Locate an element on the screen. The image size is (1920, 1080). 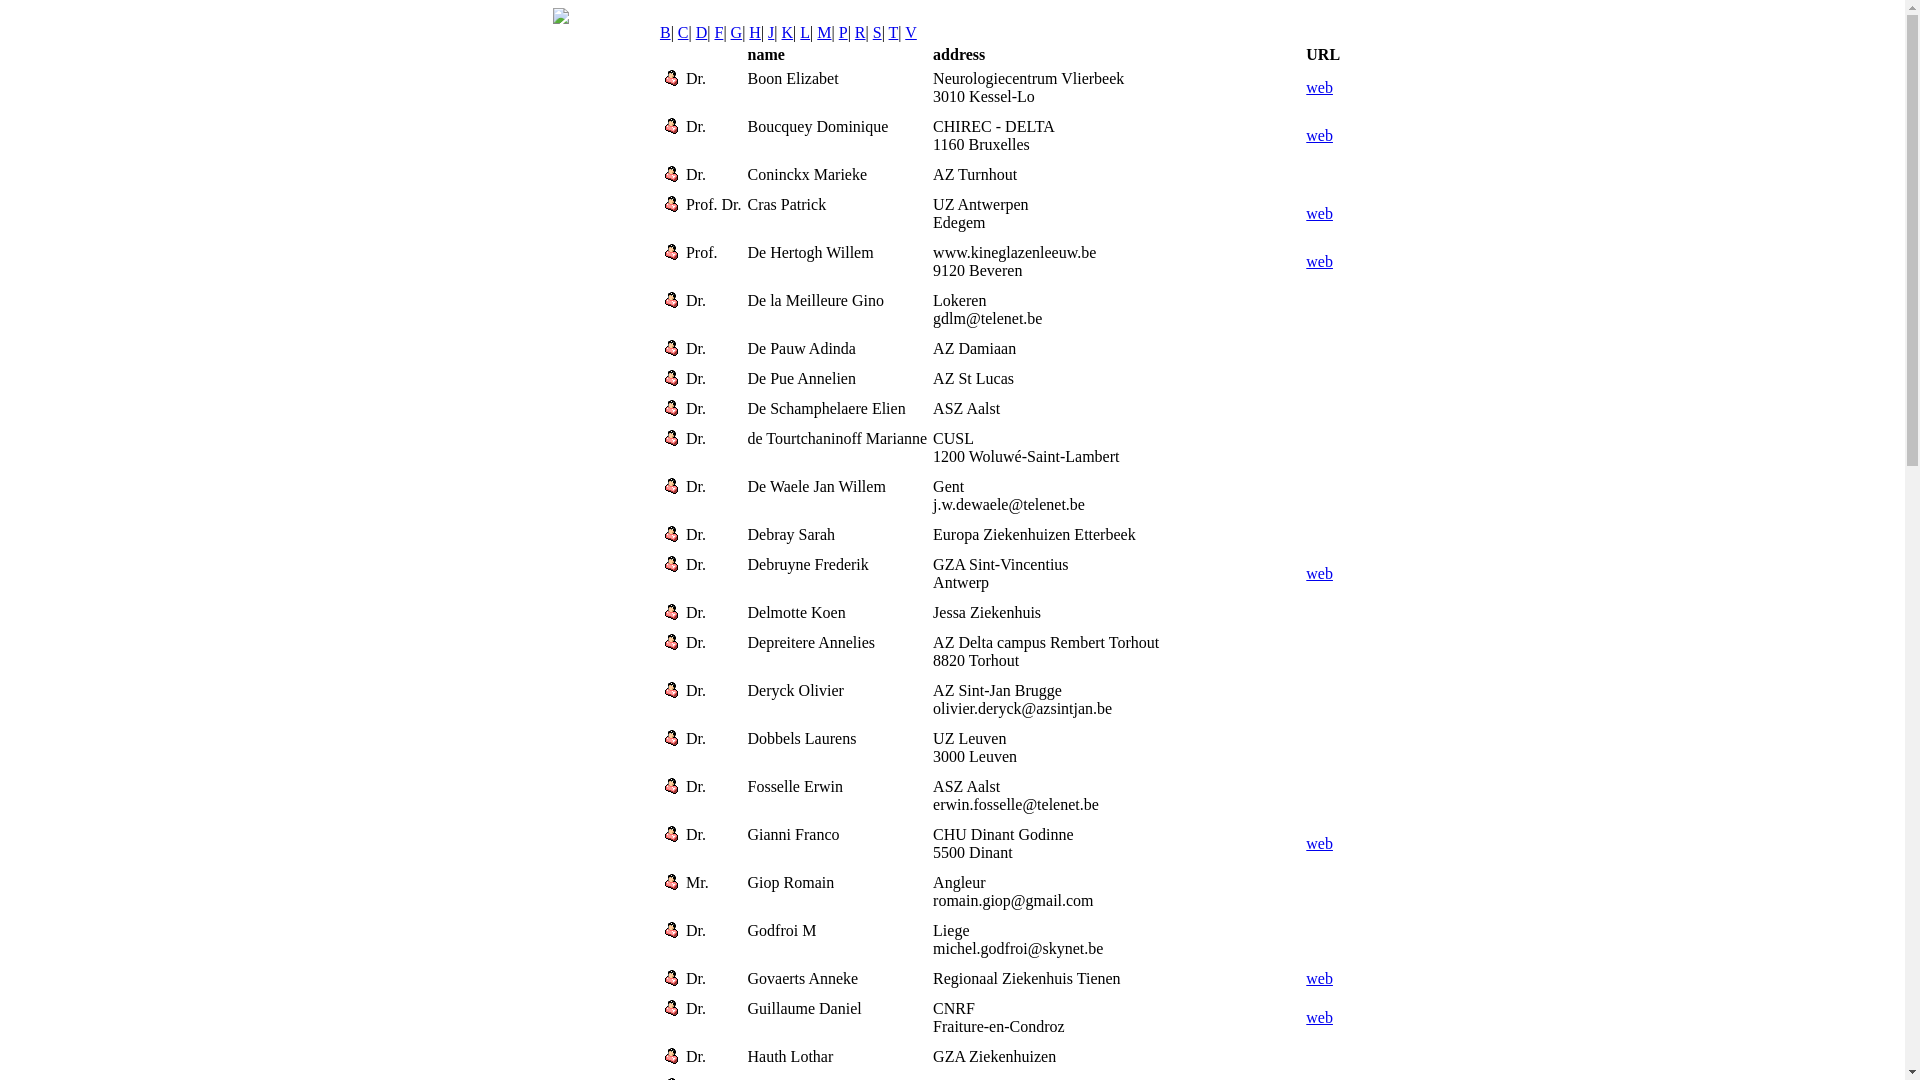
'web' is located at coordinates (1319, 260).